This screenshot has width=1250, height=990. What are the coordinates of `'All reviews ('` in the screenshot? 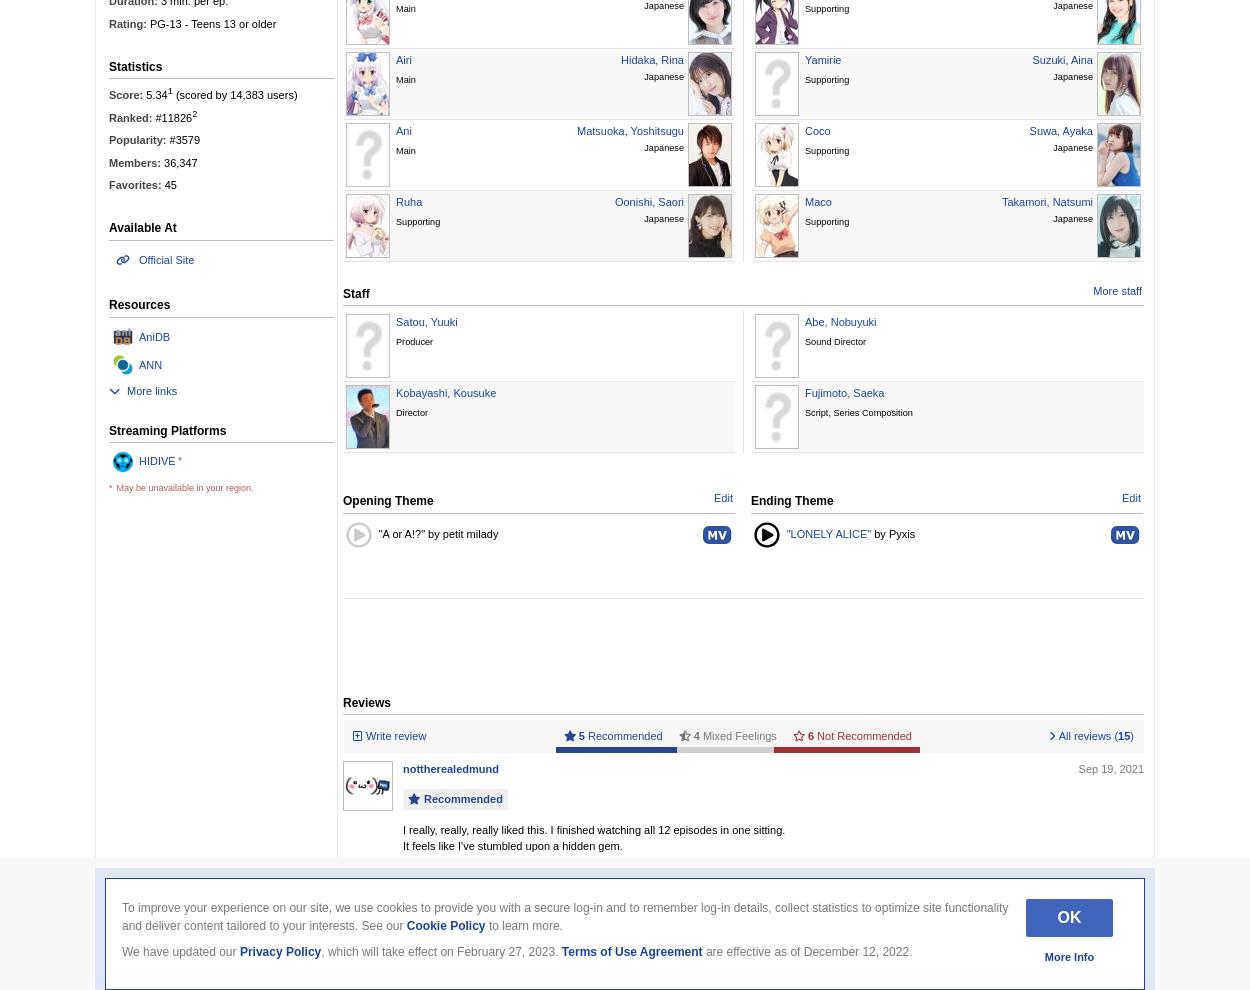 It's located at (1086, 734).